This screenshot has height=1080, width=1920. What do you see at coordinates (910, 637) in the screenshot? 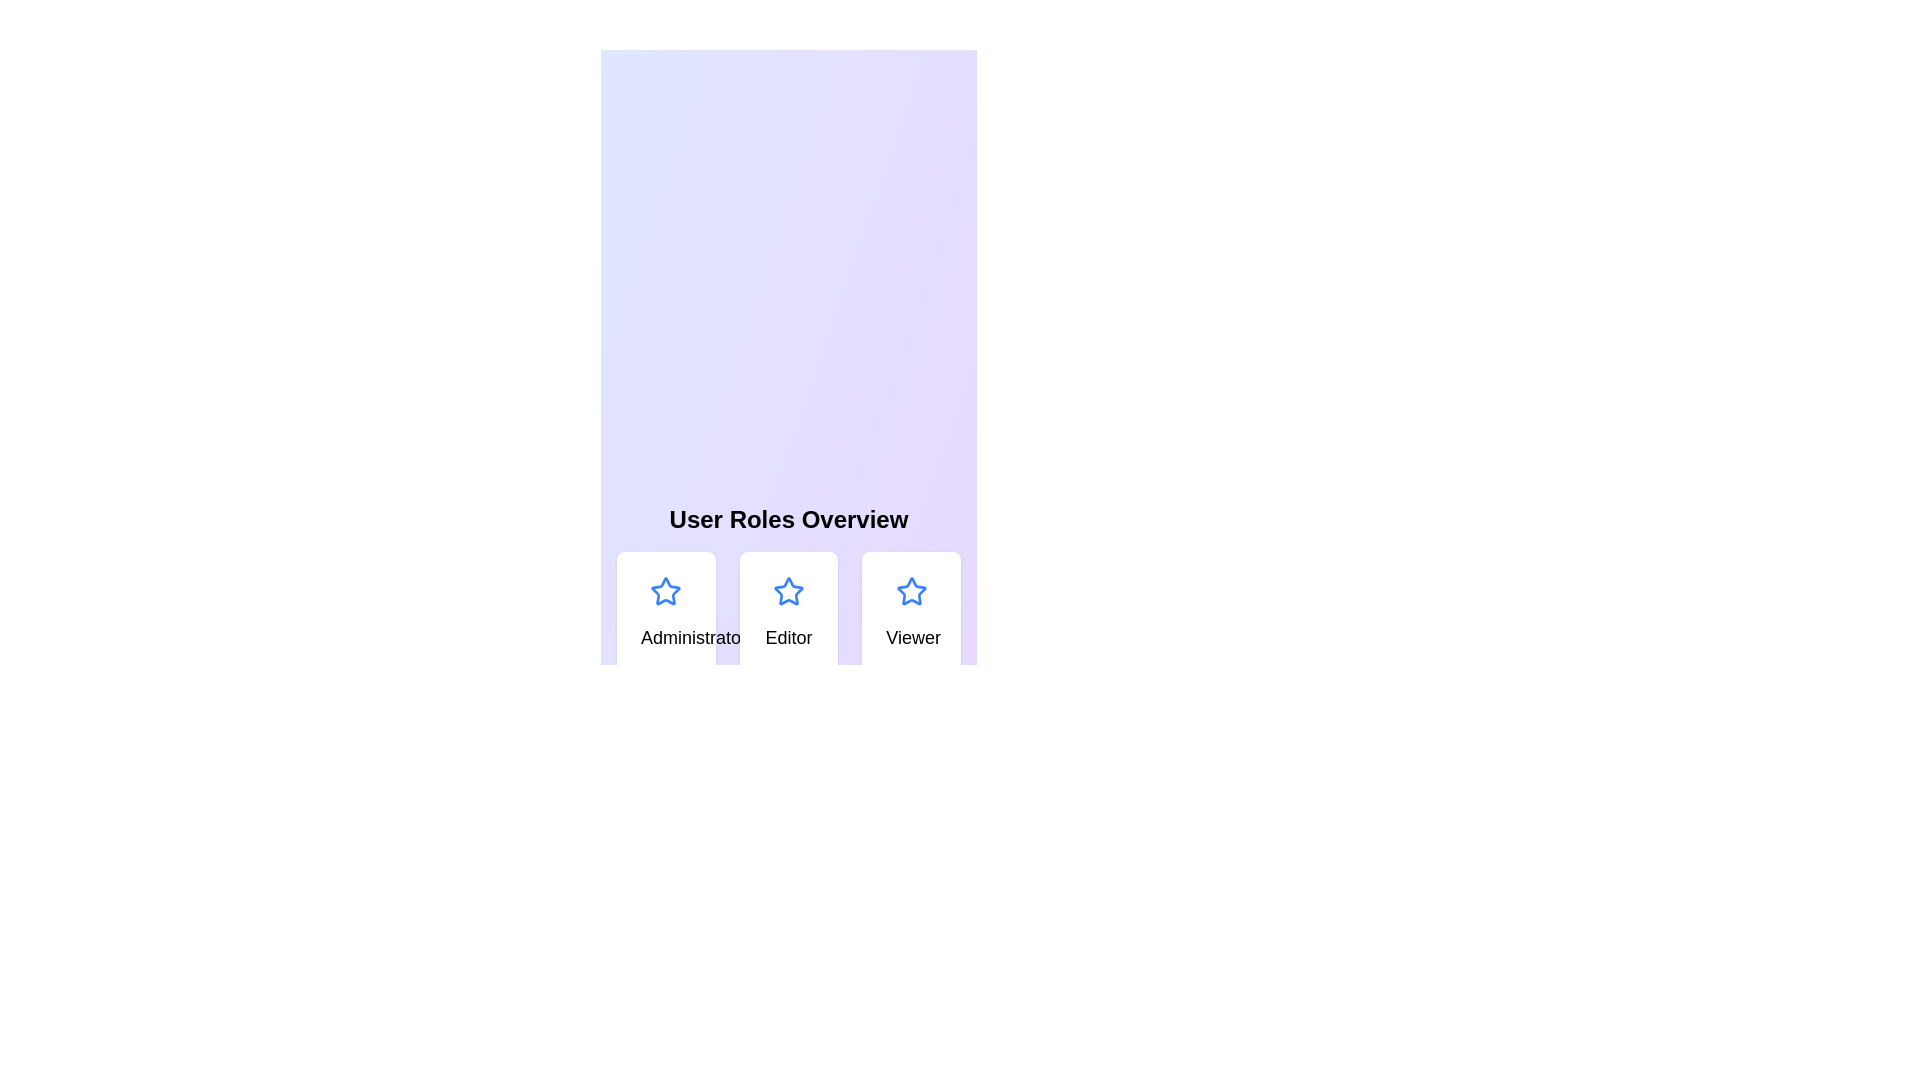
I see `the static Text Label indicating the role name 'Viewer', which is positioned below a stylized blue star icon in the bottom section of the card-like structure` at bounding box center [910, 637].